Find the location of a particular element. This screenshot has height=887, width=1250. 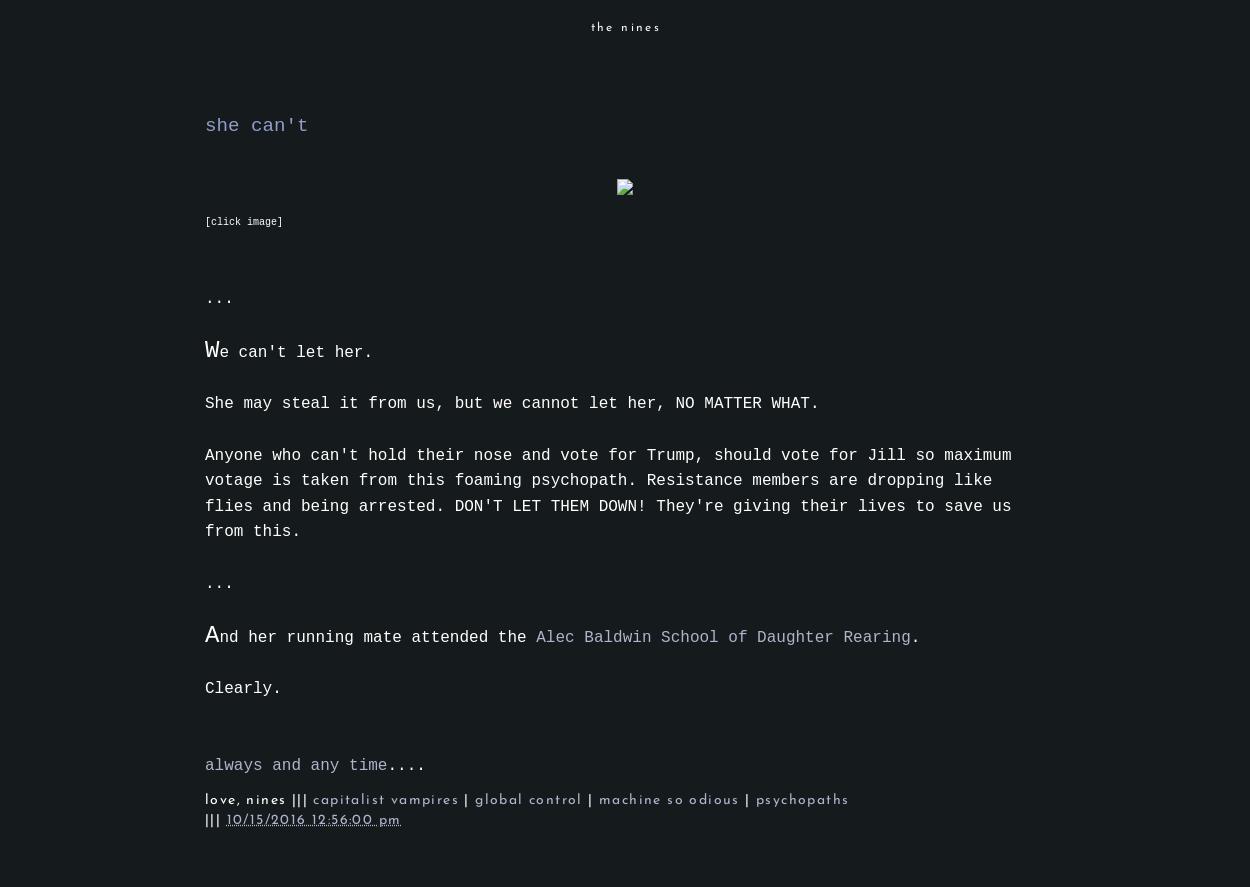

'nines' is located at coordinates (245, 800).